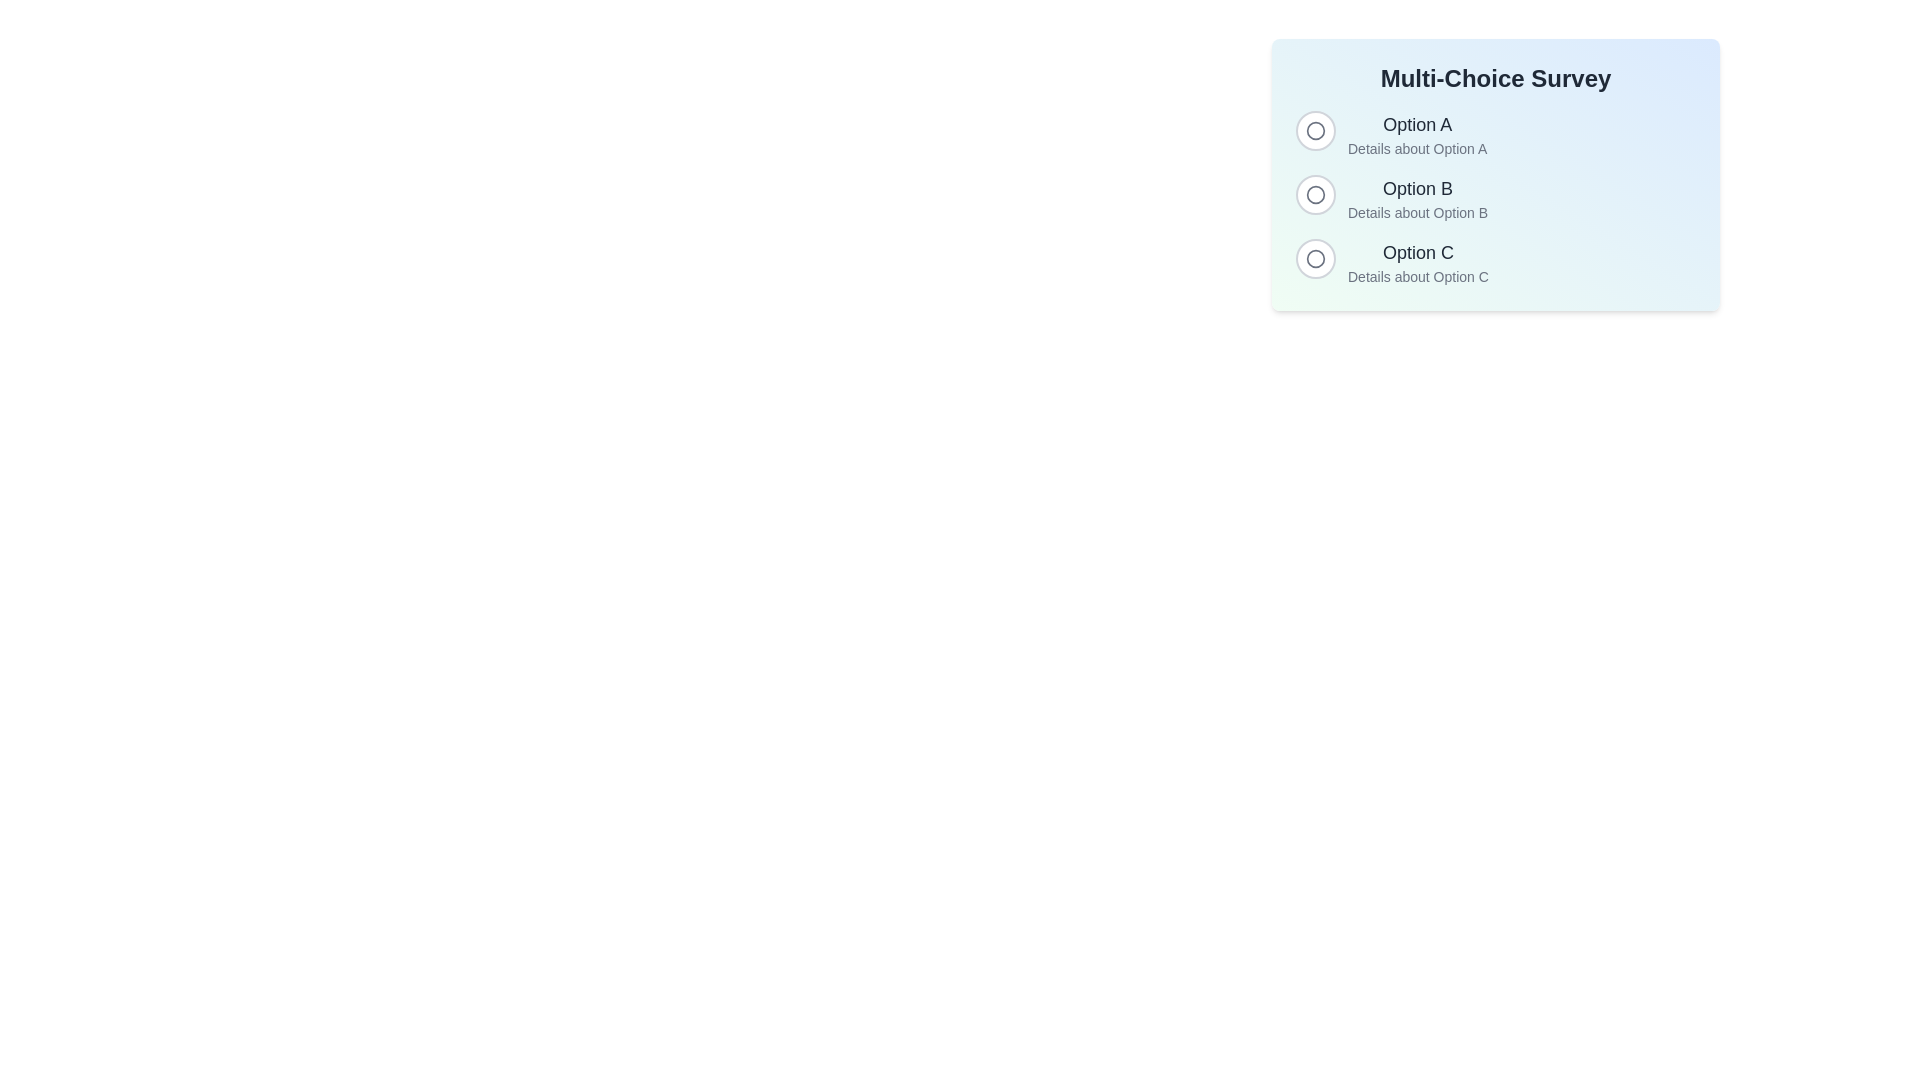 This screenshot has width=1920, height=1080. What do you see at coordinates (1391, 199) in the screenshot?
I see `the text label 'Option B' with the subtitle 'Details about Option B', which is the second option in the list under 'Multi-Choice Survey', located to the right of the circular selectable icon` at bounding box center [1391, 199].